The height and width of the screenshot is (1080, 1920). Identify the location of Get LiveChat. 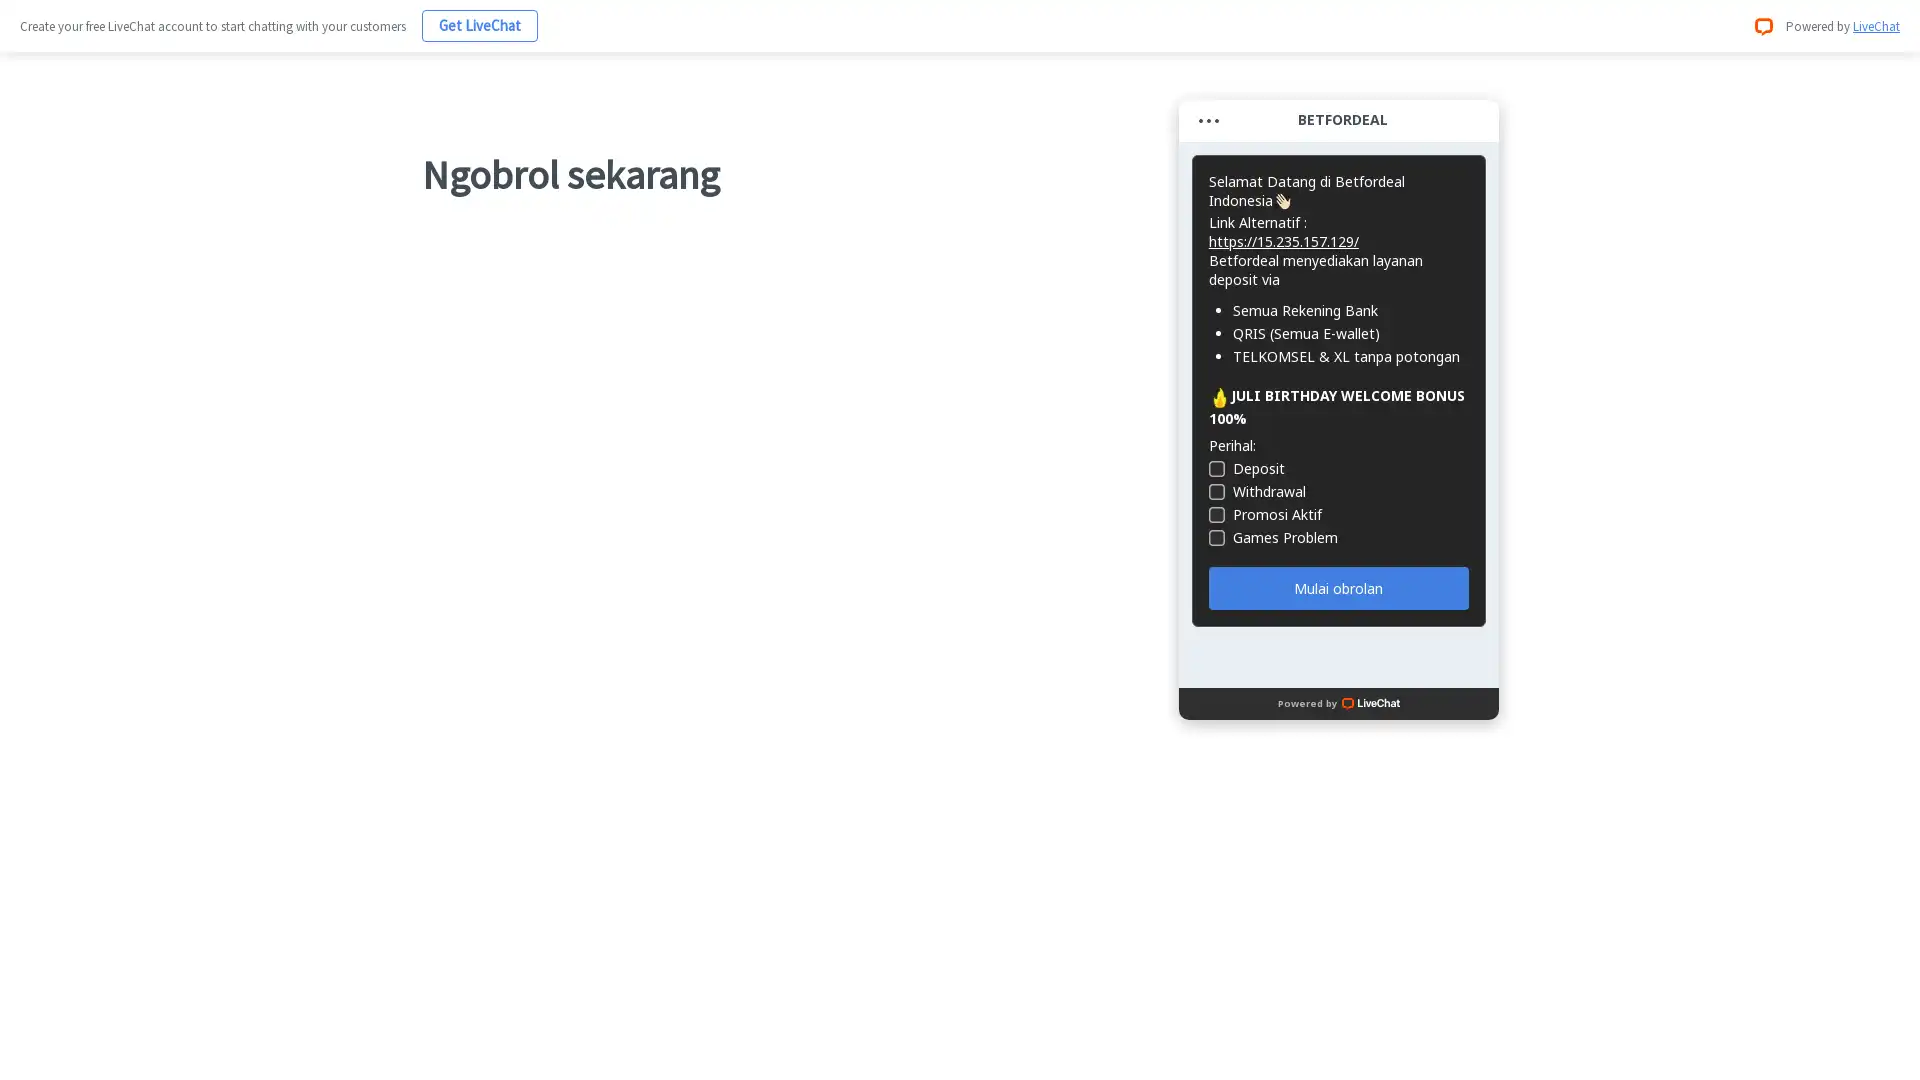
(480, 25).